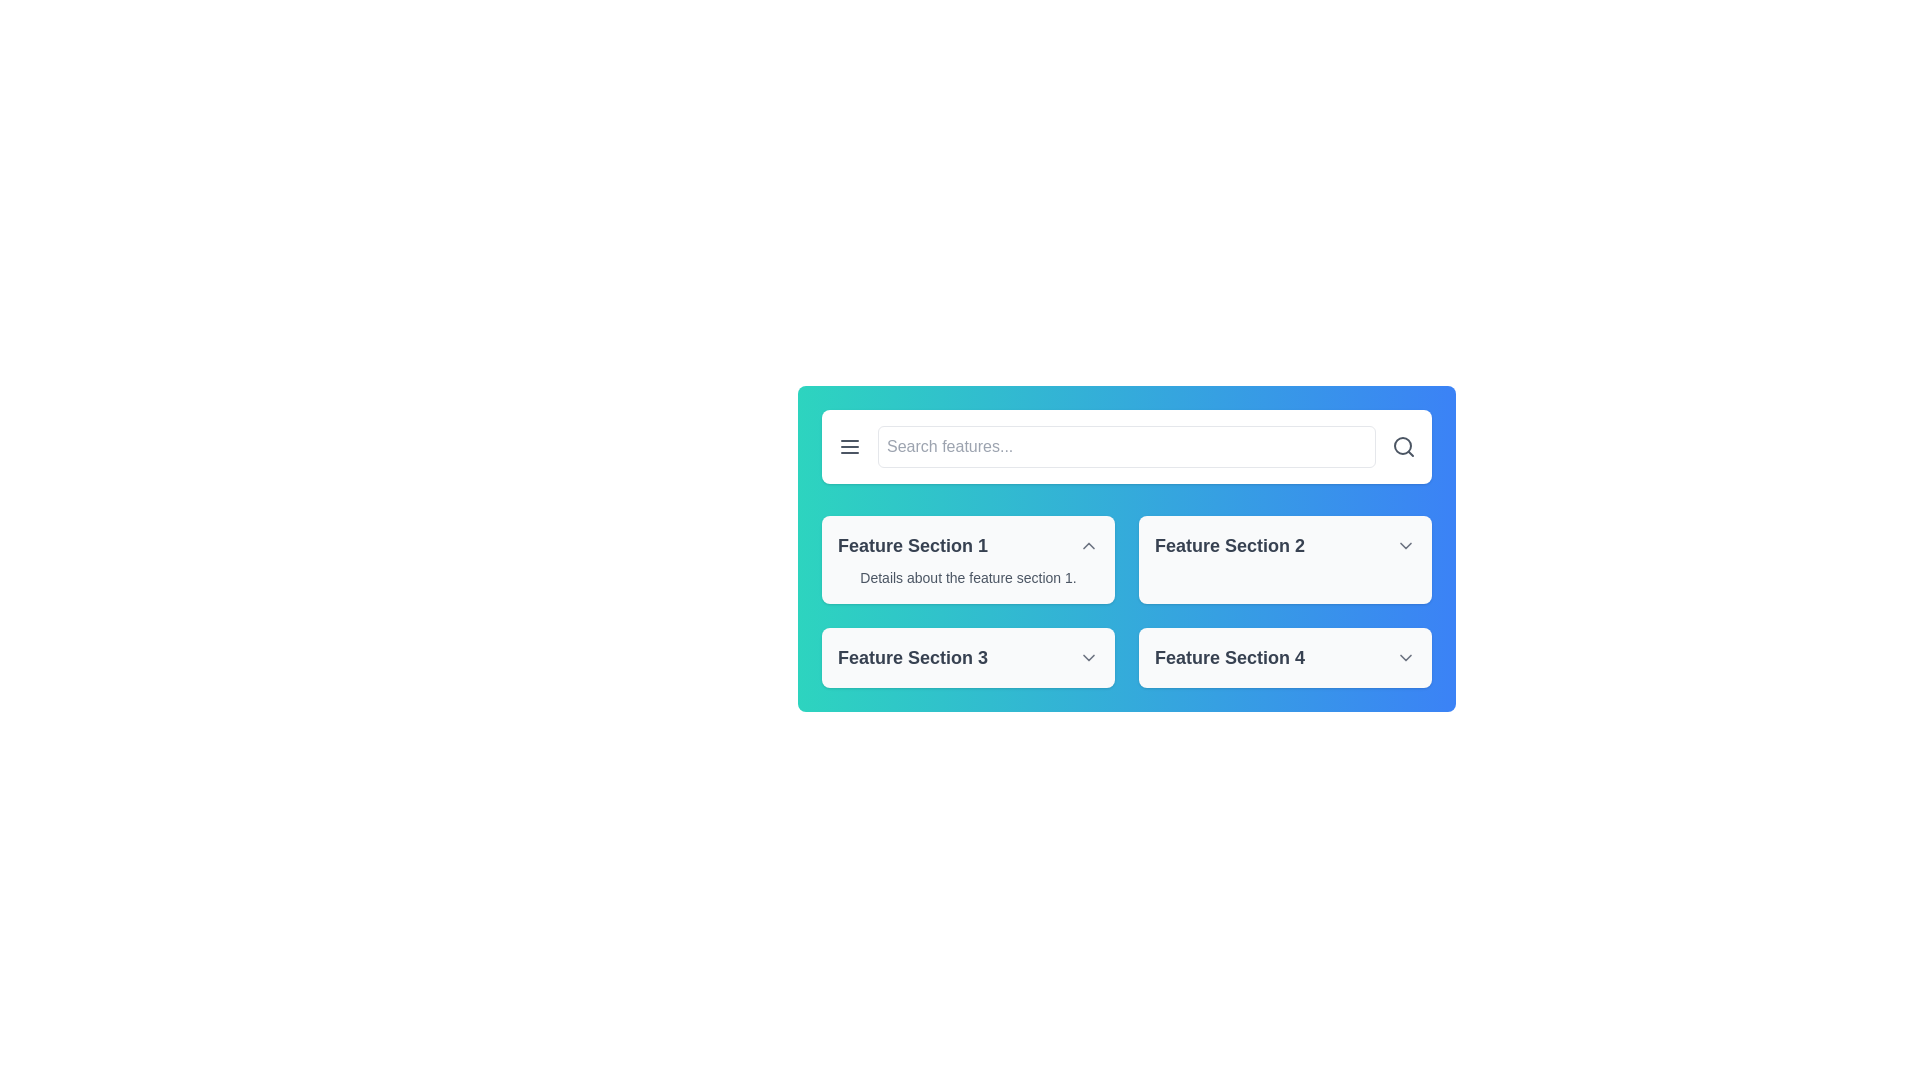 This screenshot has height=1080, width=1920. What do you see at coordinates (911, 546) in the screenshot?
I see `the header label for the first feature section` at bounding box center [911, 546].